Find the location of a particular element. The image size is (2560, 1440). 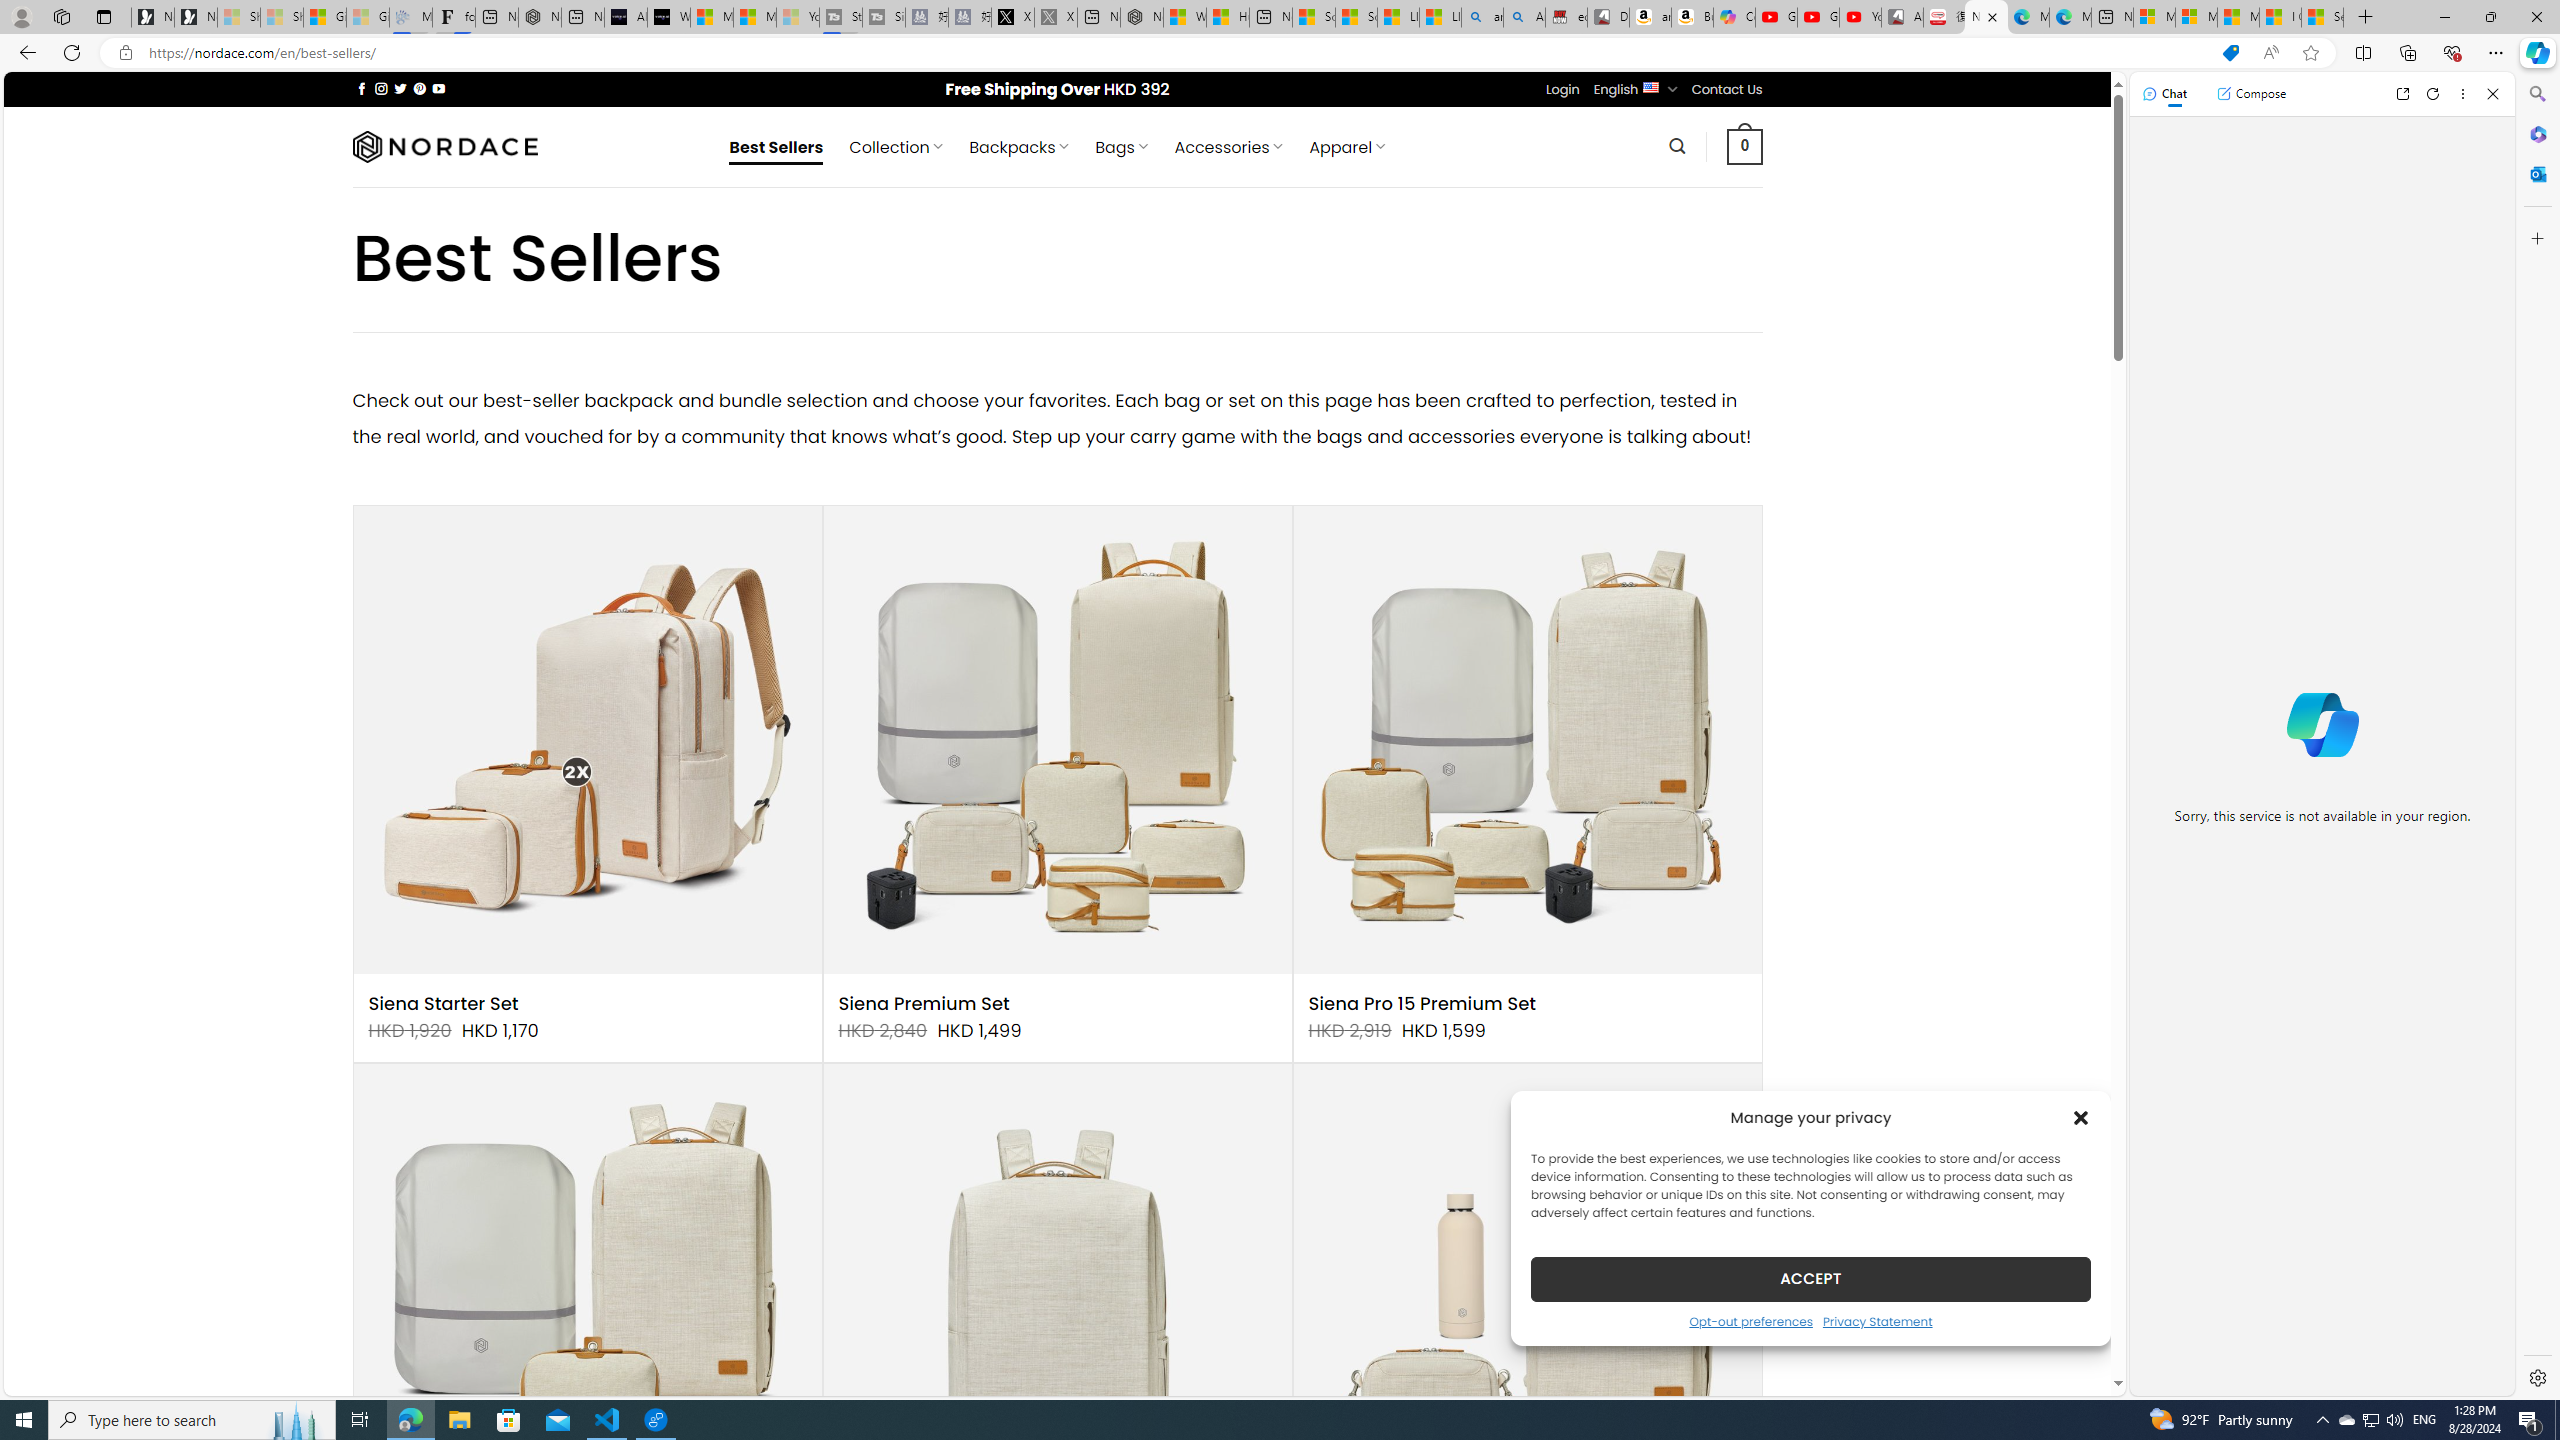

'Opt-out preferences' is located at coordinates (1750, 1320).